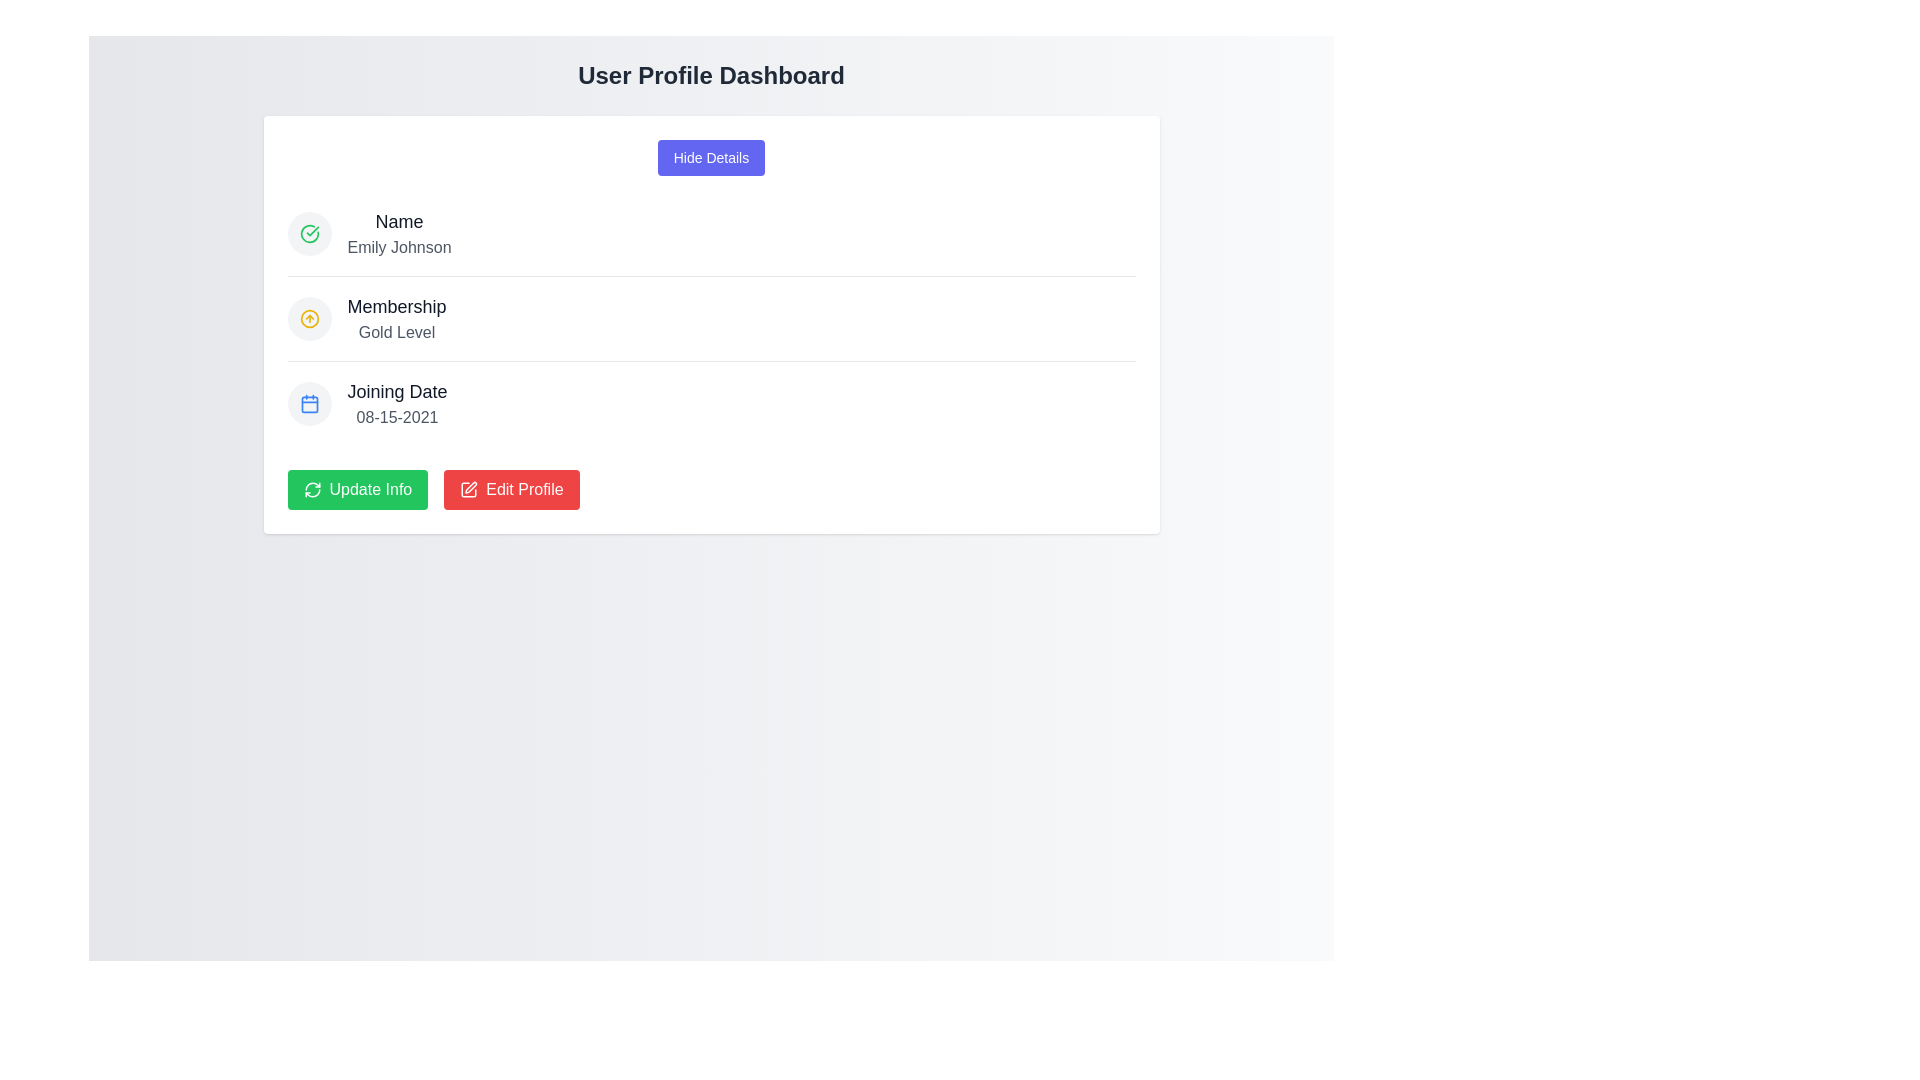 This screenshot has height=1080, width=1920. What do you see at coordinates (308, 404) in the screenshot?
I see `the small light blue calendar icon located above the 'Joining Date' text on the user profile dashboard` at bounding box center [308, 404].